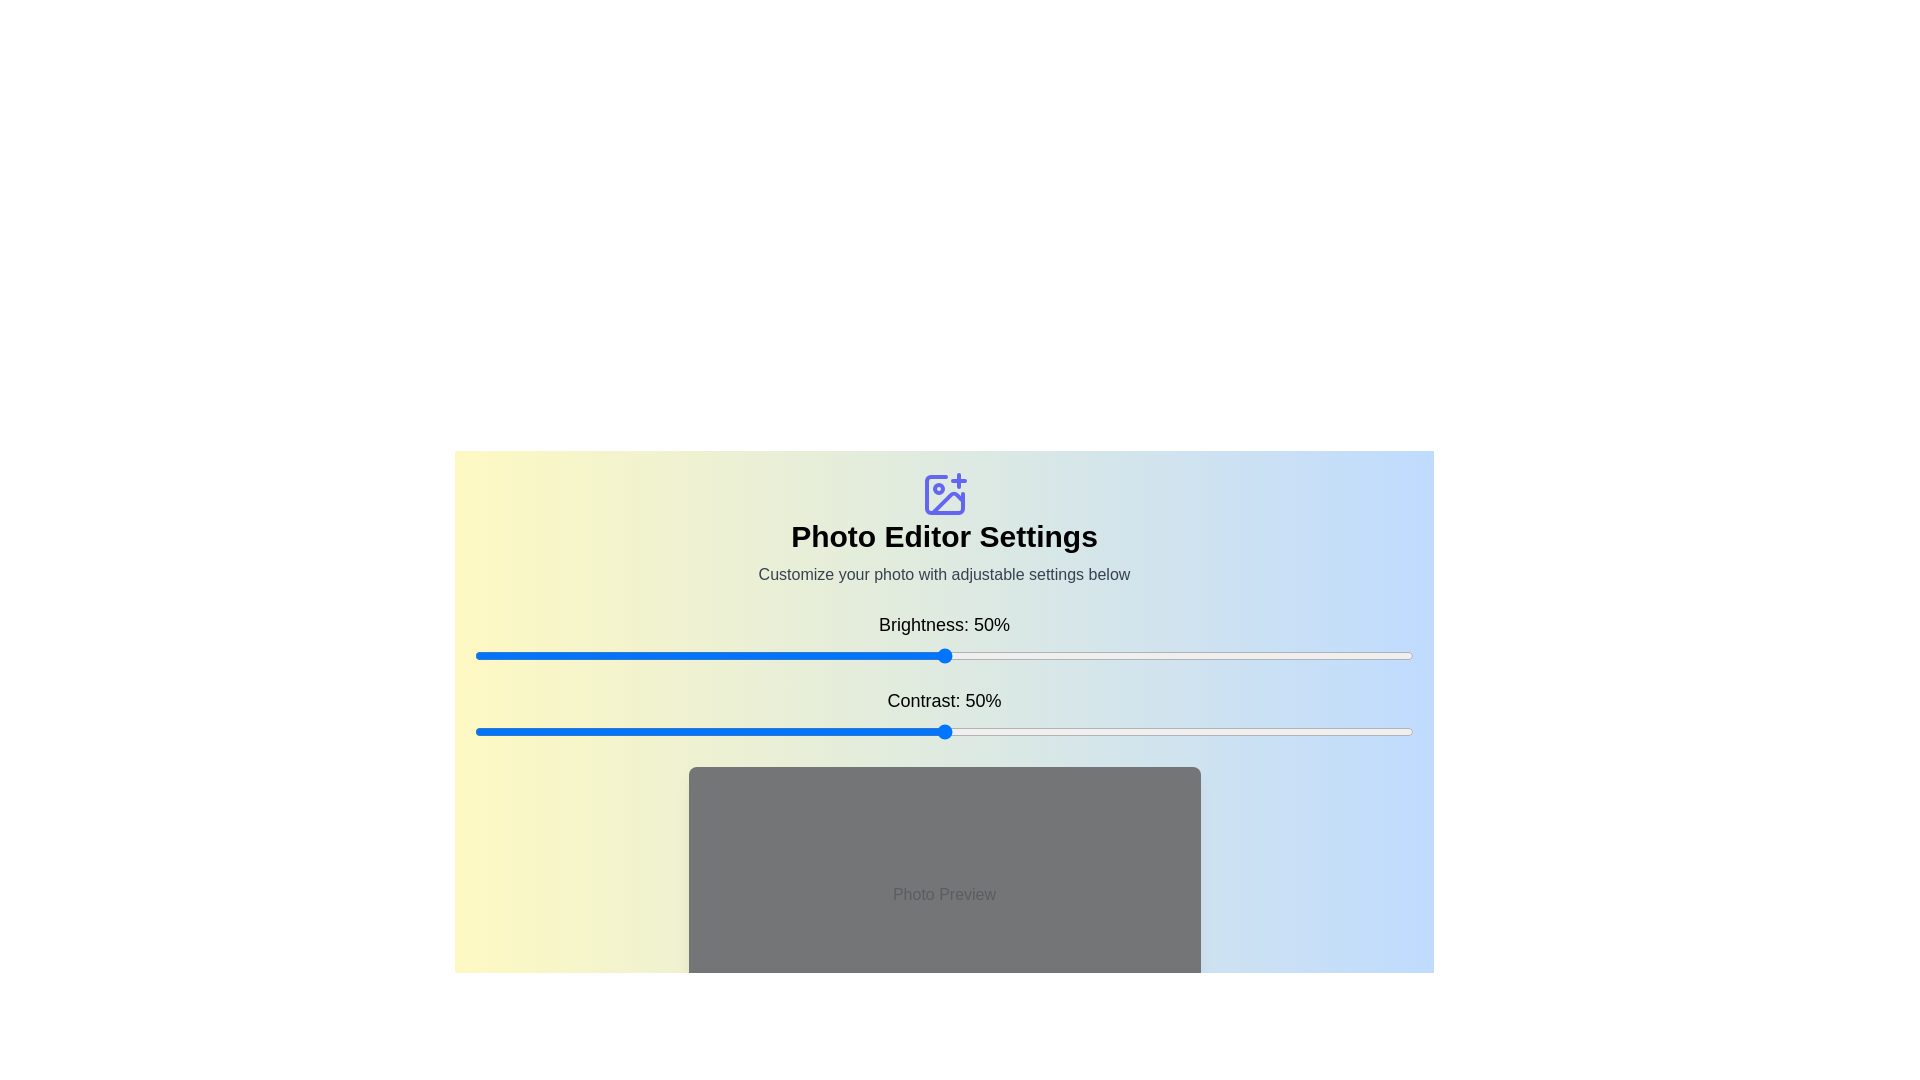 Image resolution: width=1920 pixels, height=1080 pixels. What do you see at coordinates (1310, 732) in the screenshot?
I see `the contrast slider to 89%` at bounding box center [1310, 732].